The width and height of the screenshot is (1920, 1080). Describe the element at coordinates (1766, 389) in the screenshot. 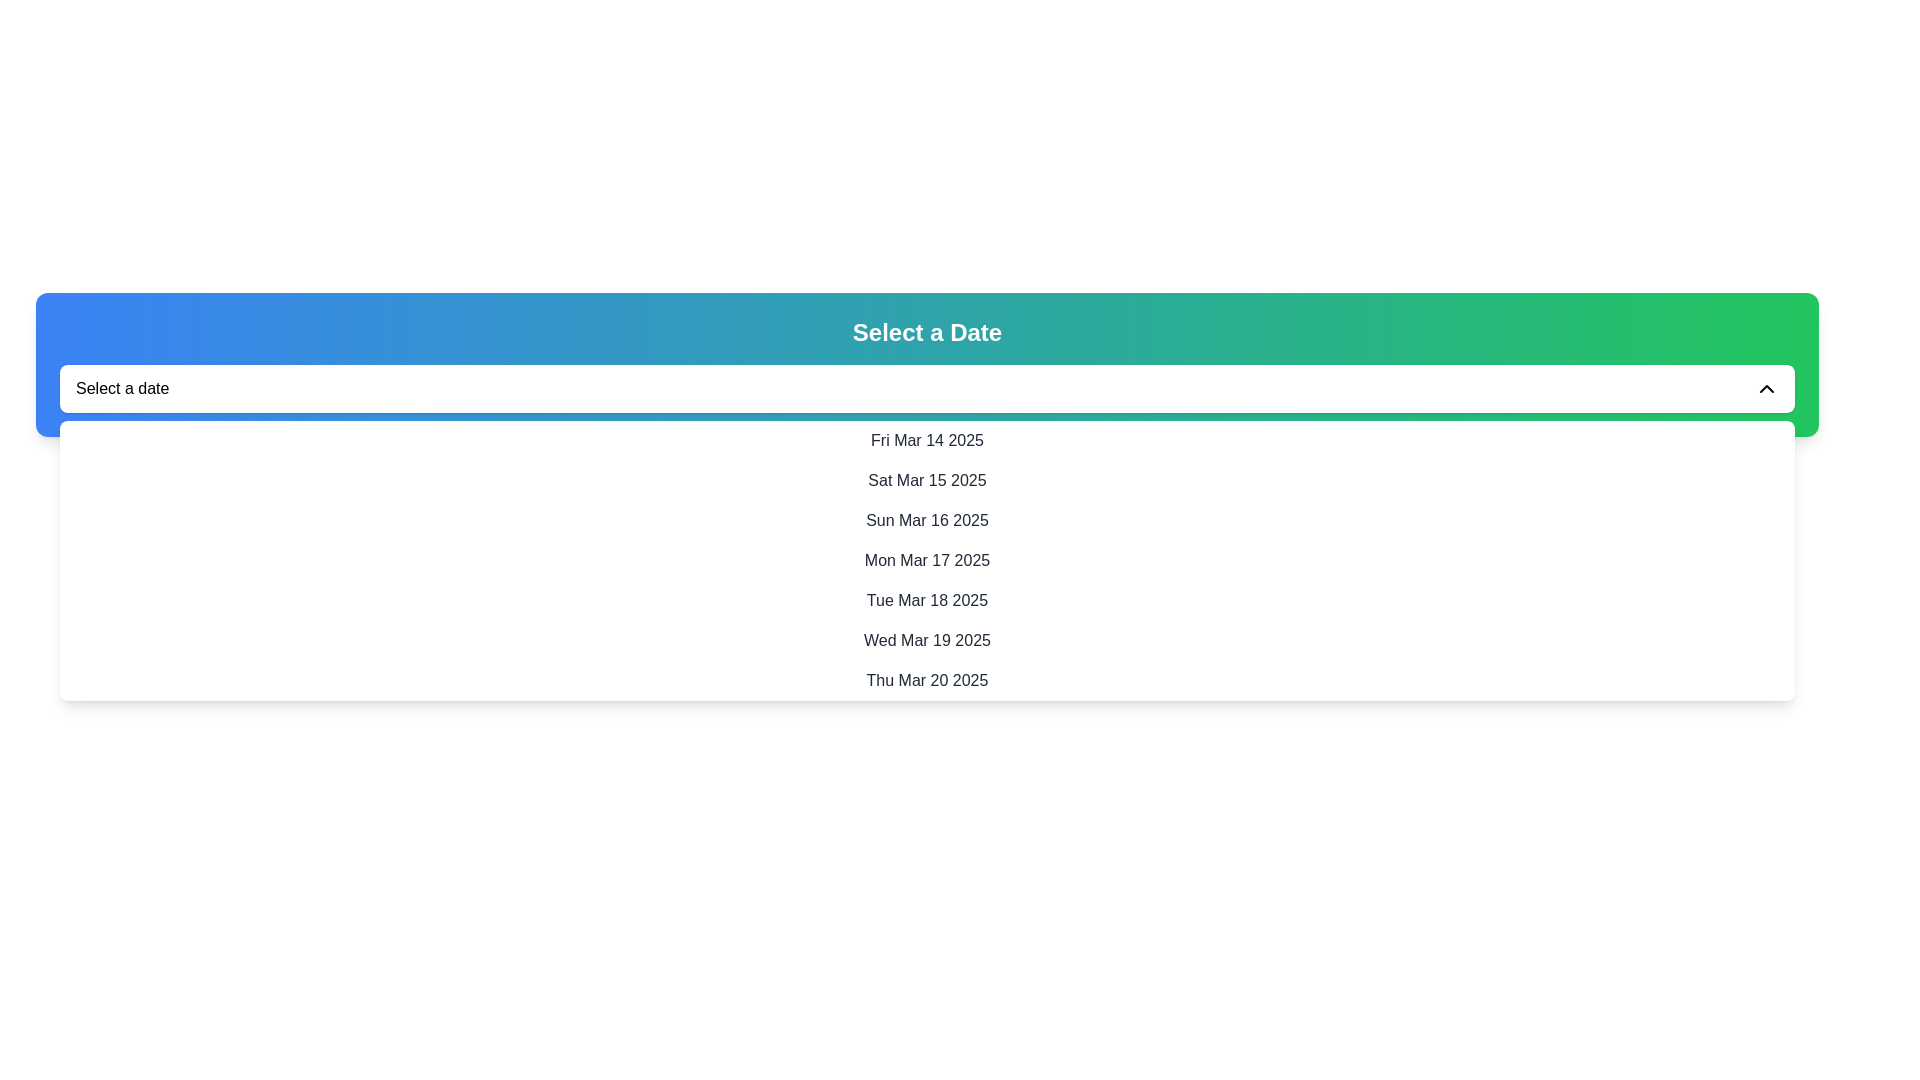

I see `the upward arrow-shaped icon button located in the top-right corner of the 'Select a date' area` at that location.